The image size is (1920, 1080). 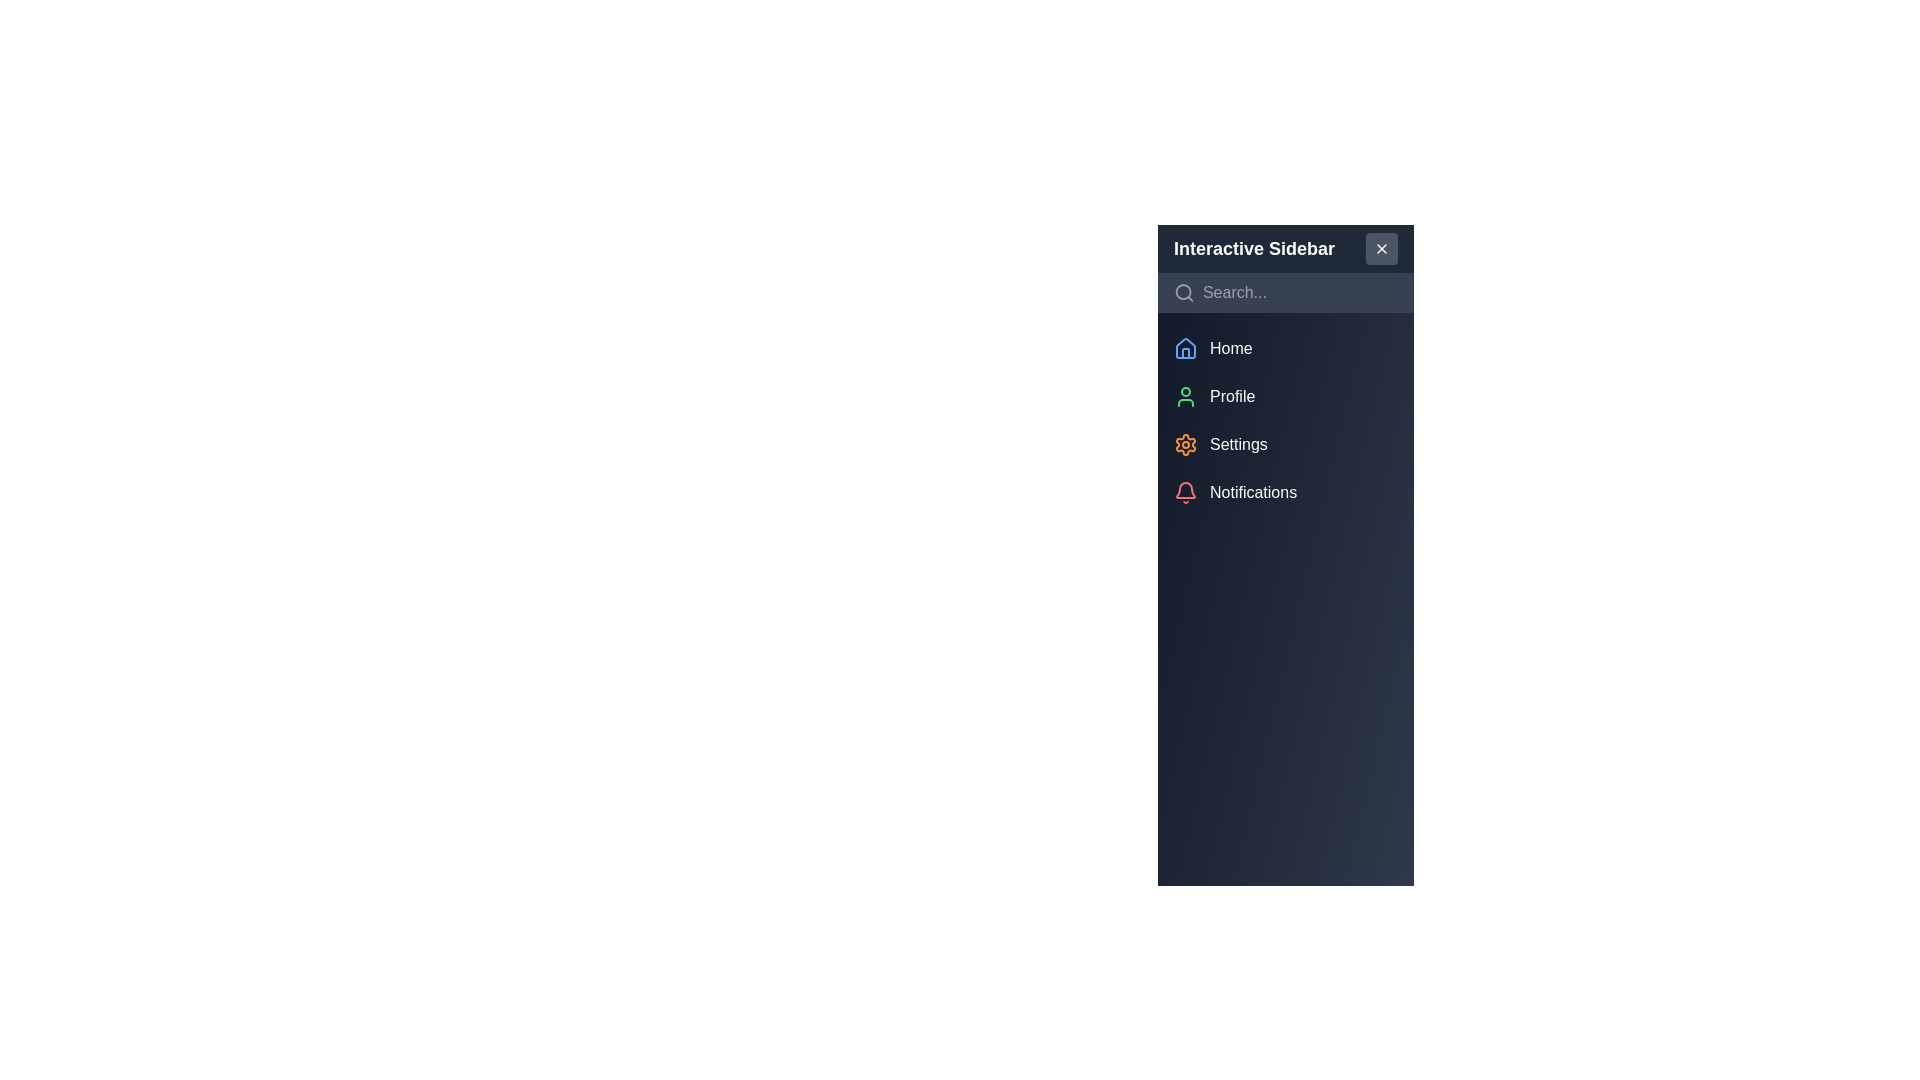 What do you see at coordinates (1286, 347) in the screenshot?
I see `the 'Home' option` at bounding box center [1286, 347].